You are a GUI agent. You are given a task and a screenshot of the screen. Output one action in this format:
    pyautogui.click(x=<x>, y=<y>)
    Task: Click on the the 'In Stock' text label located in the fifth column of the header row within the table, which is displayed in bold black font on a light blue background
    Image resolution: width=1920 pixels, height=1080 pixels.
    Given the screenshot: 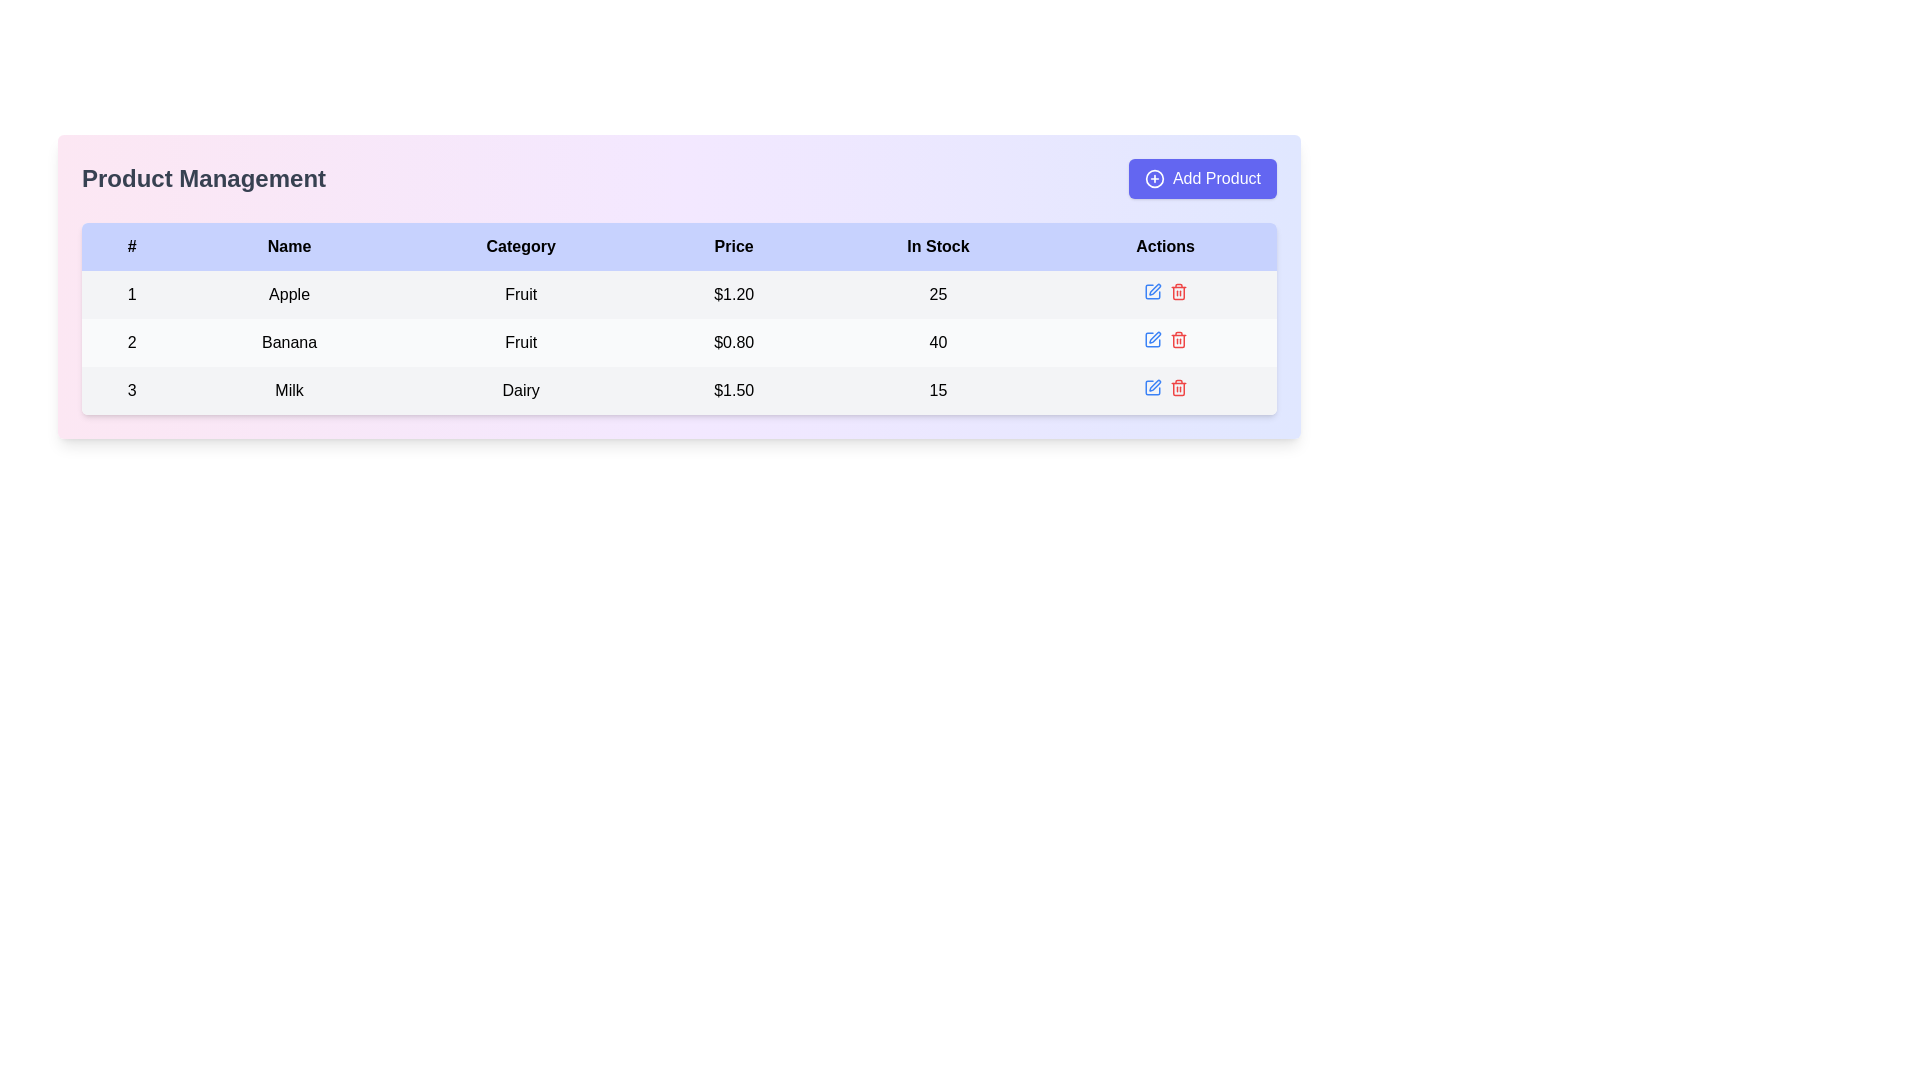 What is the action you would take?
    pyautogui.click(x=937, y=245)
    